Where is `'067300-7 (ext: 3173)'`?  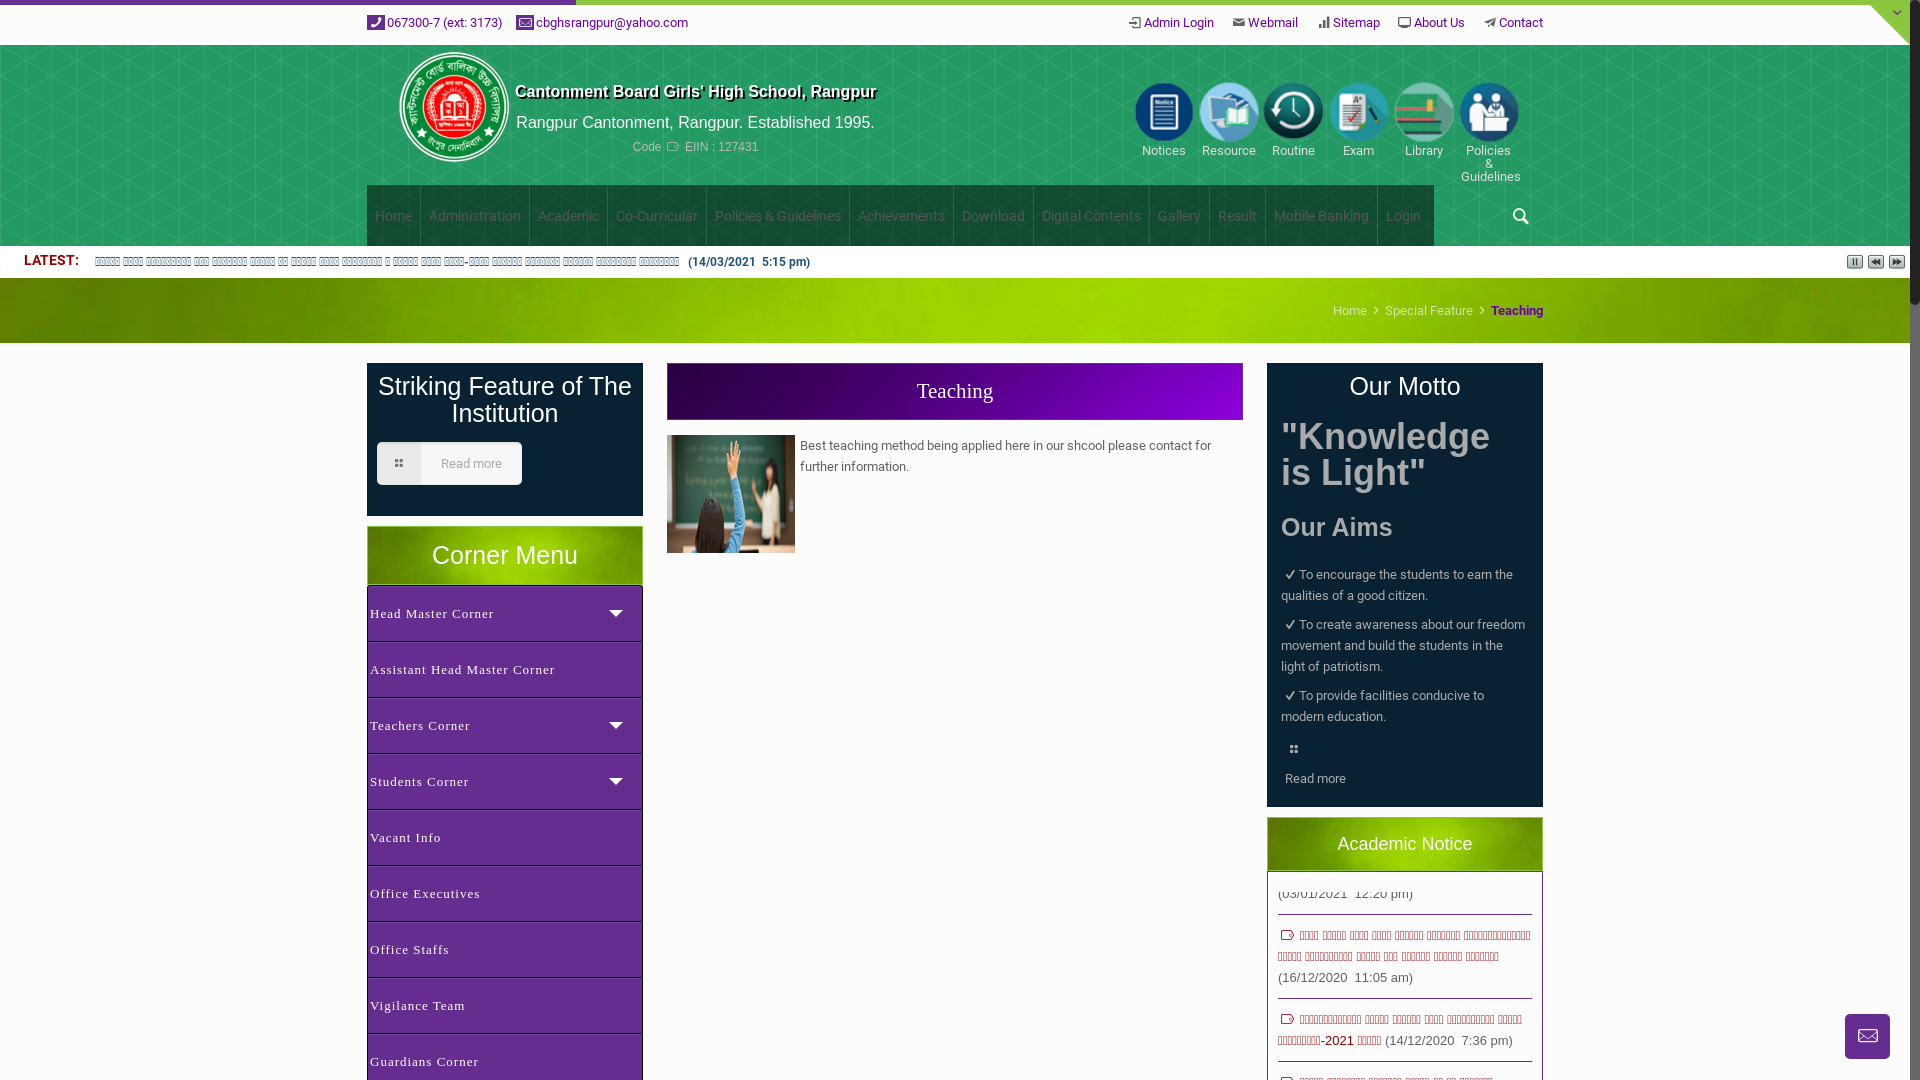
'067300-7 (ext: 3173)' is located at coordinates (444, 22).